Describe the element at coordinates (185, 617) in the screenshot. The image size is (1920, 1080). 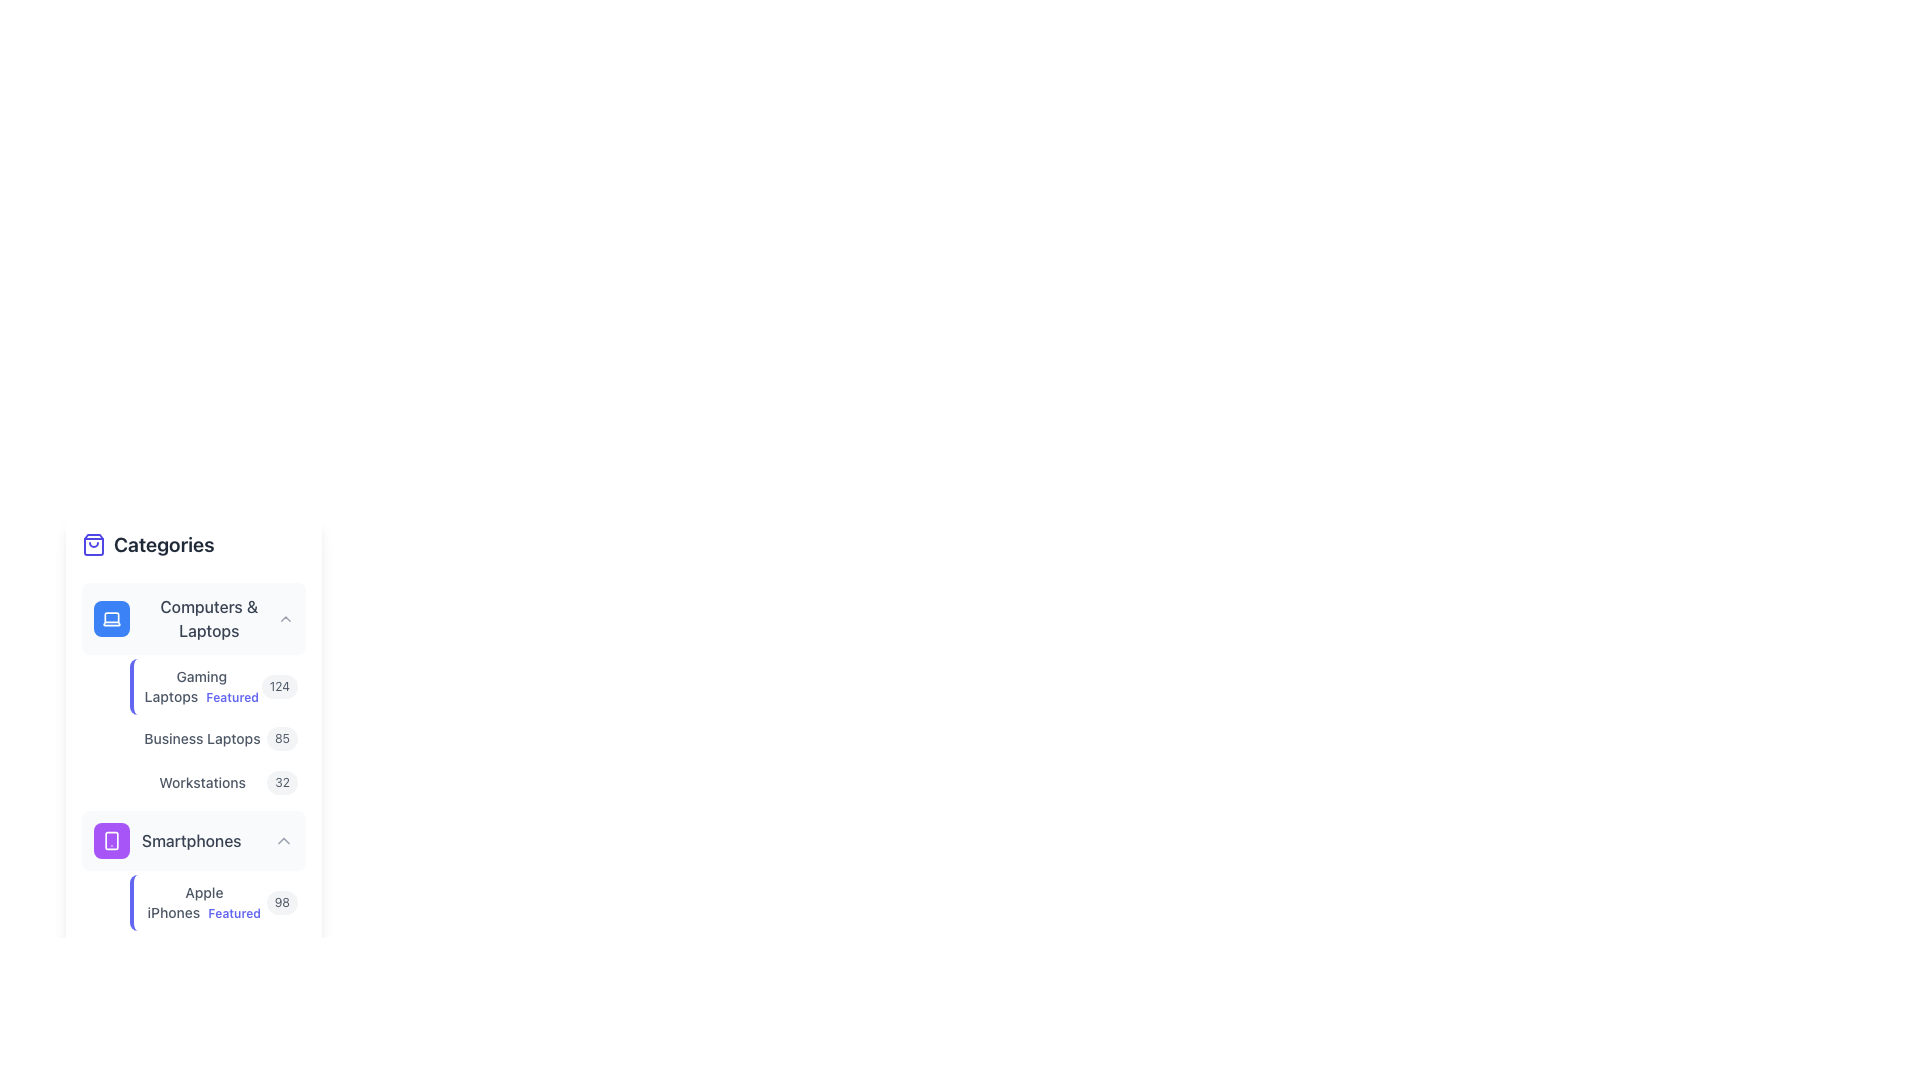
I see `to select the category 'Computers & Laptops', which is the first item in the vertical list of categories under the heading 'Categories'` at that location.